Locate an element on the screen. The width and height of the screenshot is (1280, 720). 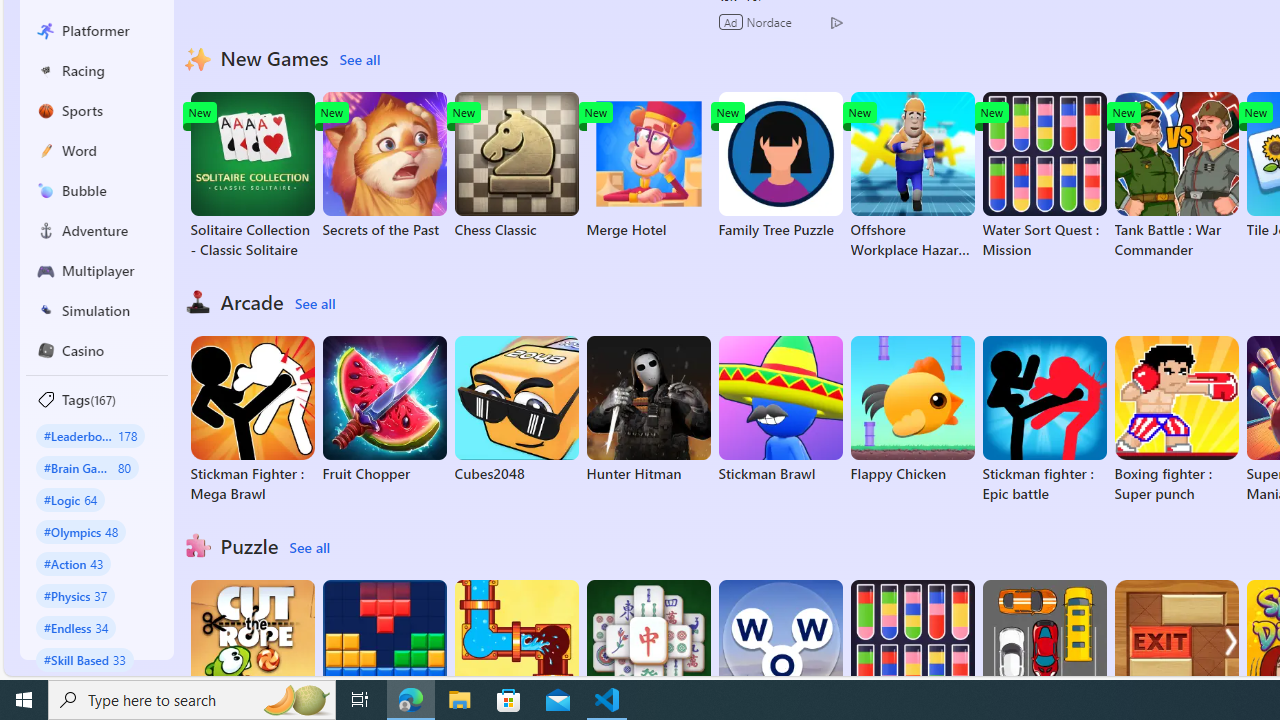
'Merge Hotel' is located at coordinates (648, 164).